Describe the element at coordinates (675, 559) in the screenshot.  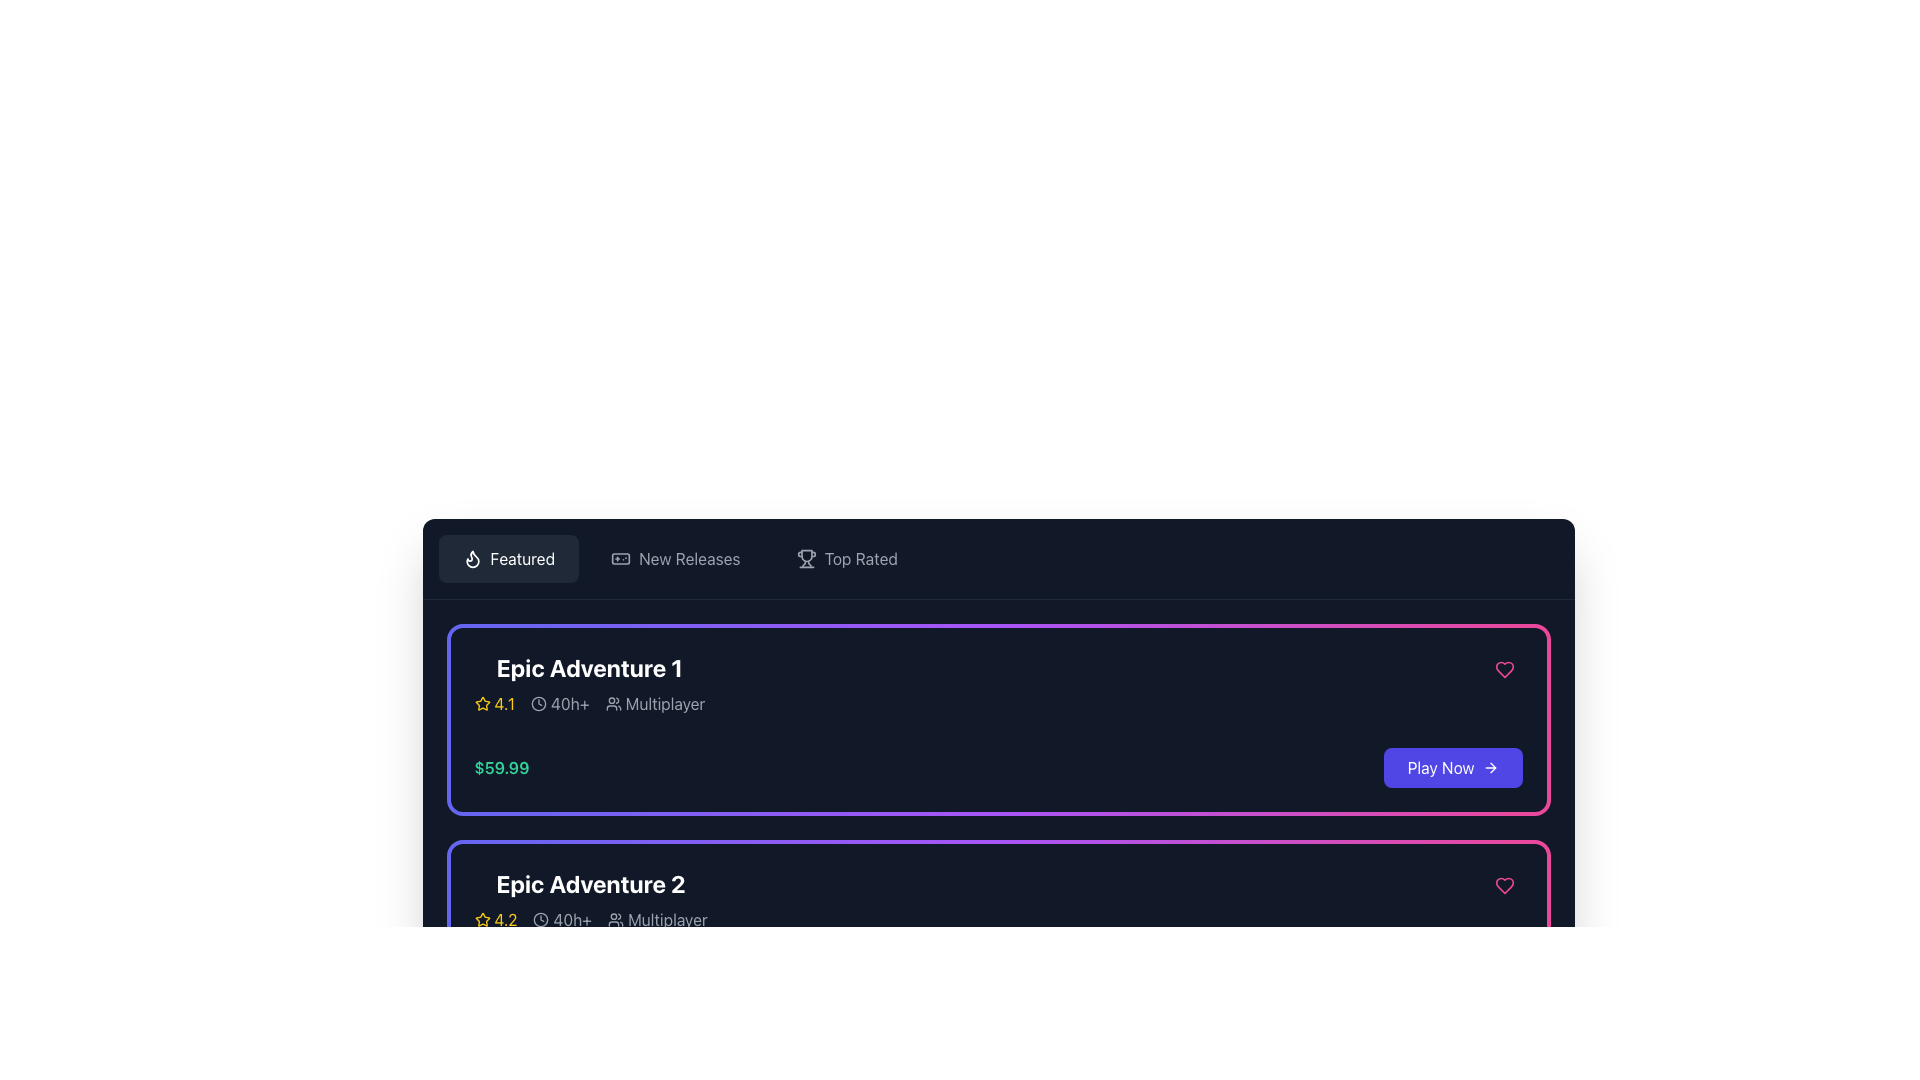
I see `the 'New Releases' button` at that location.